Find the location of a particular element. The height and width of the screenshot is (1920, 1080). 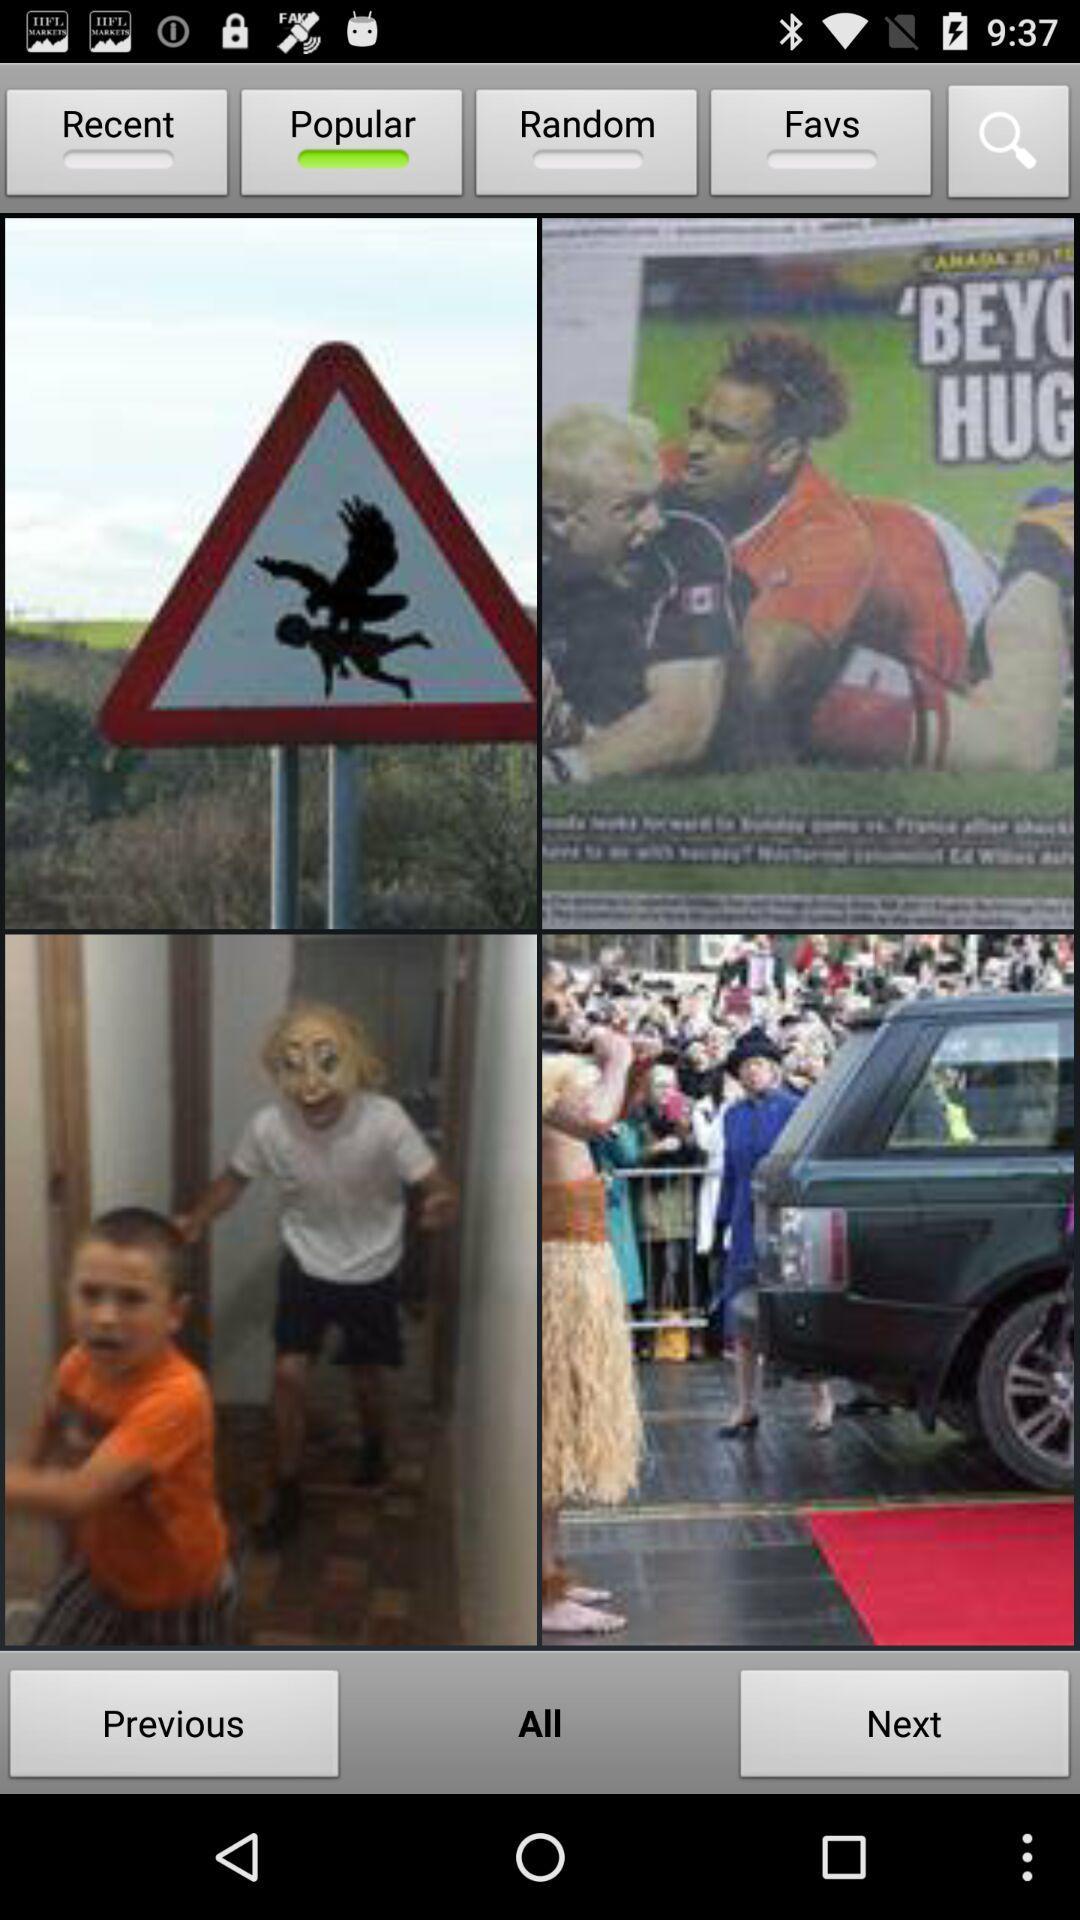

search is located at coordinates (1009, 146).